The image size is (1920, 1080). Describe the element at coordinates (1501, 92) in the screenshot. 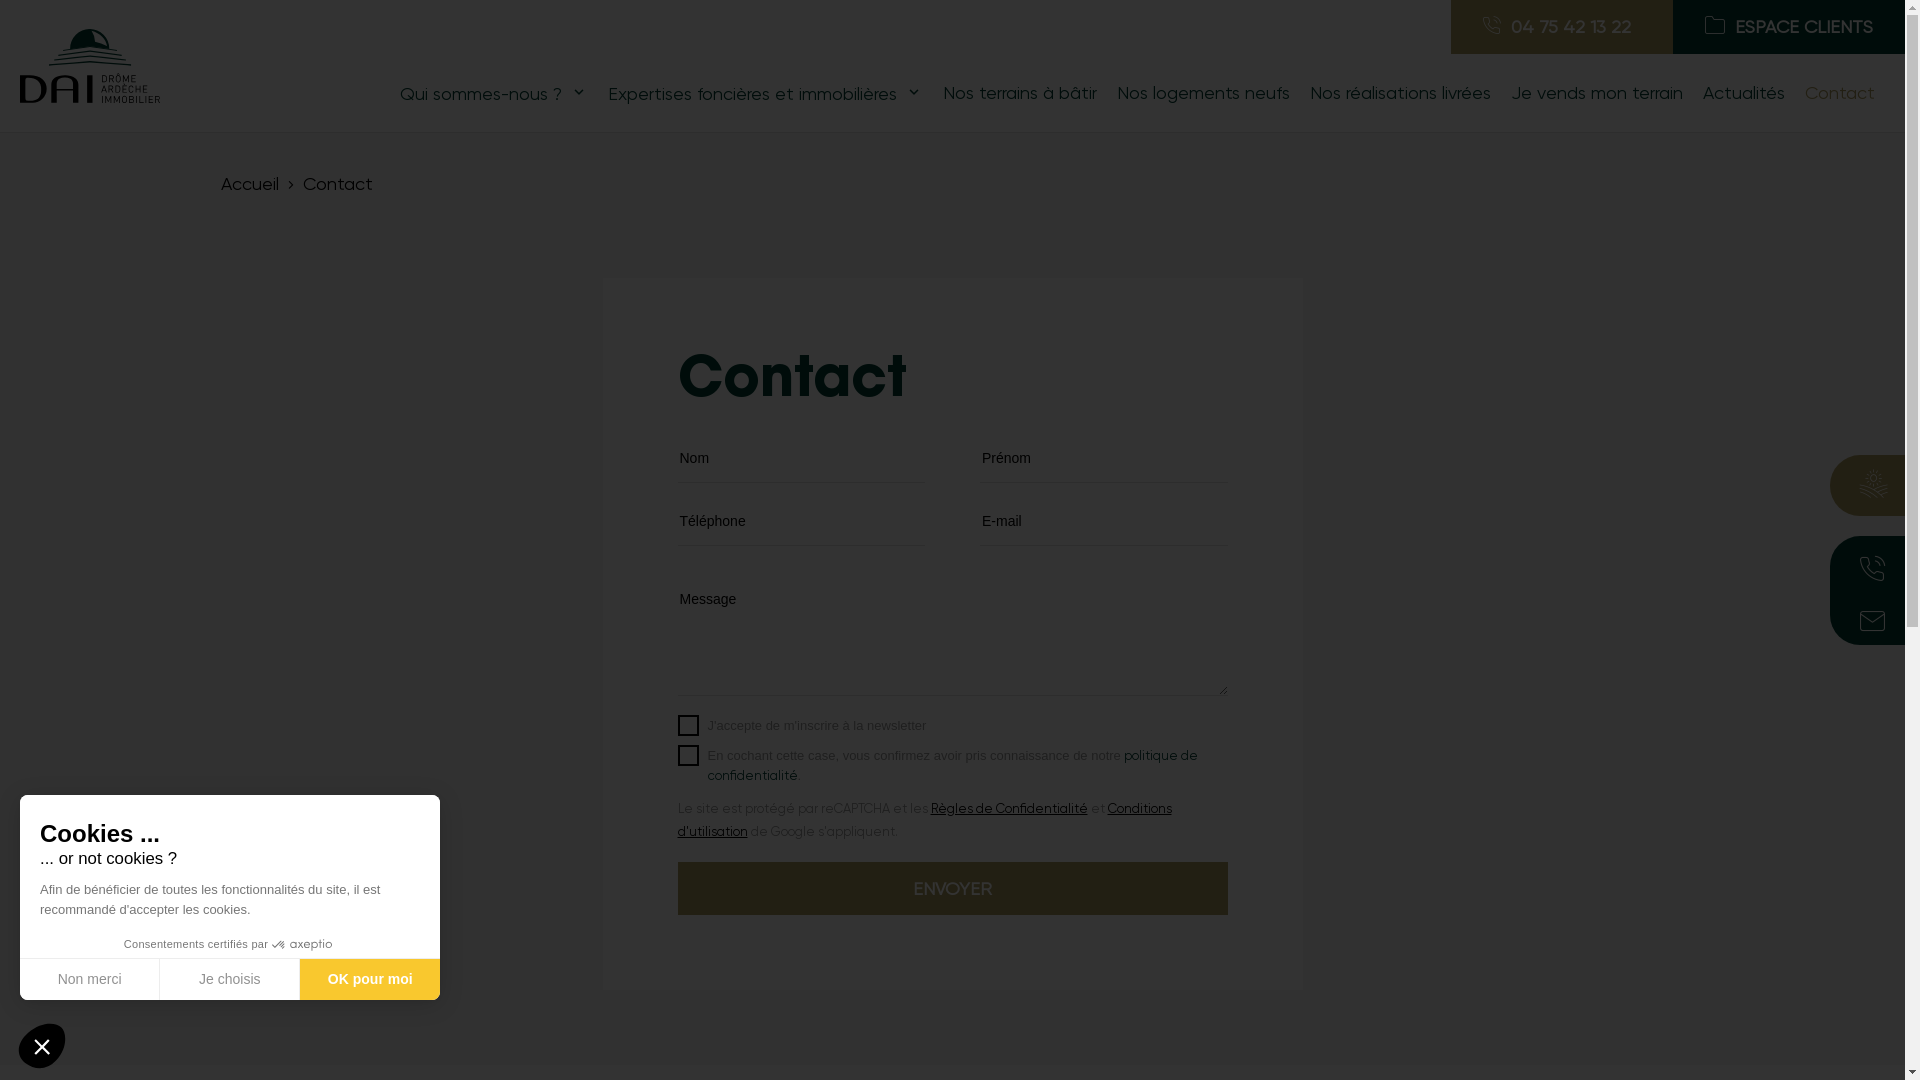

I see `'Je vends mon terrain'` at that location.